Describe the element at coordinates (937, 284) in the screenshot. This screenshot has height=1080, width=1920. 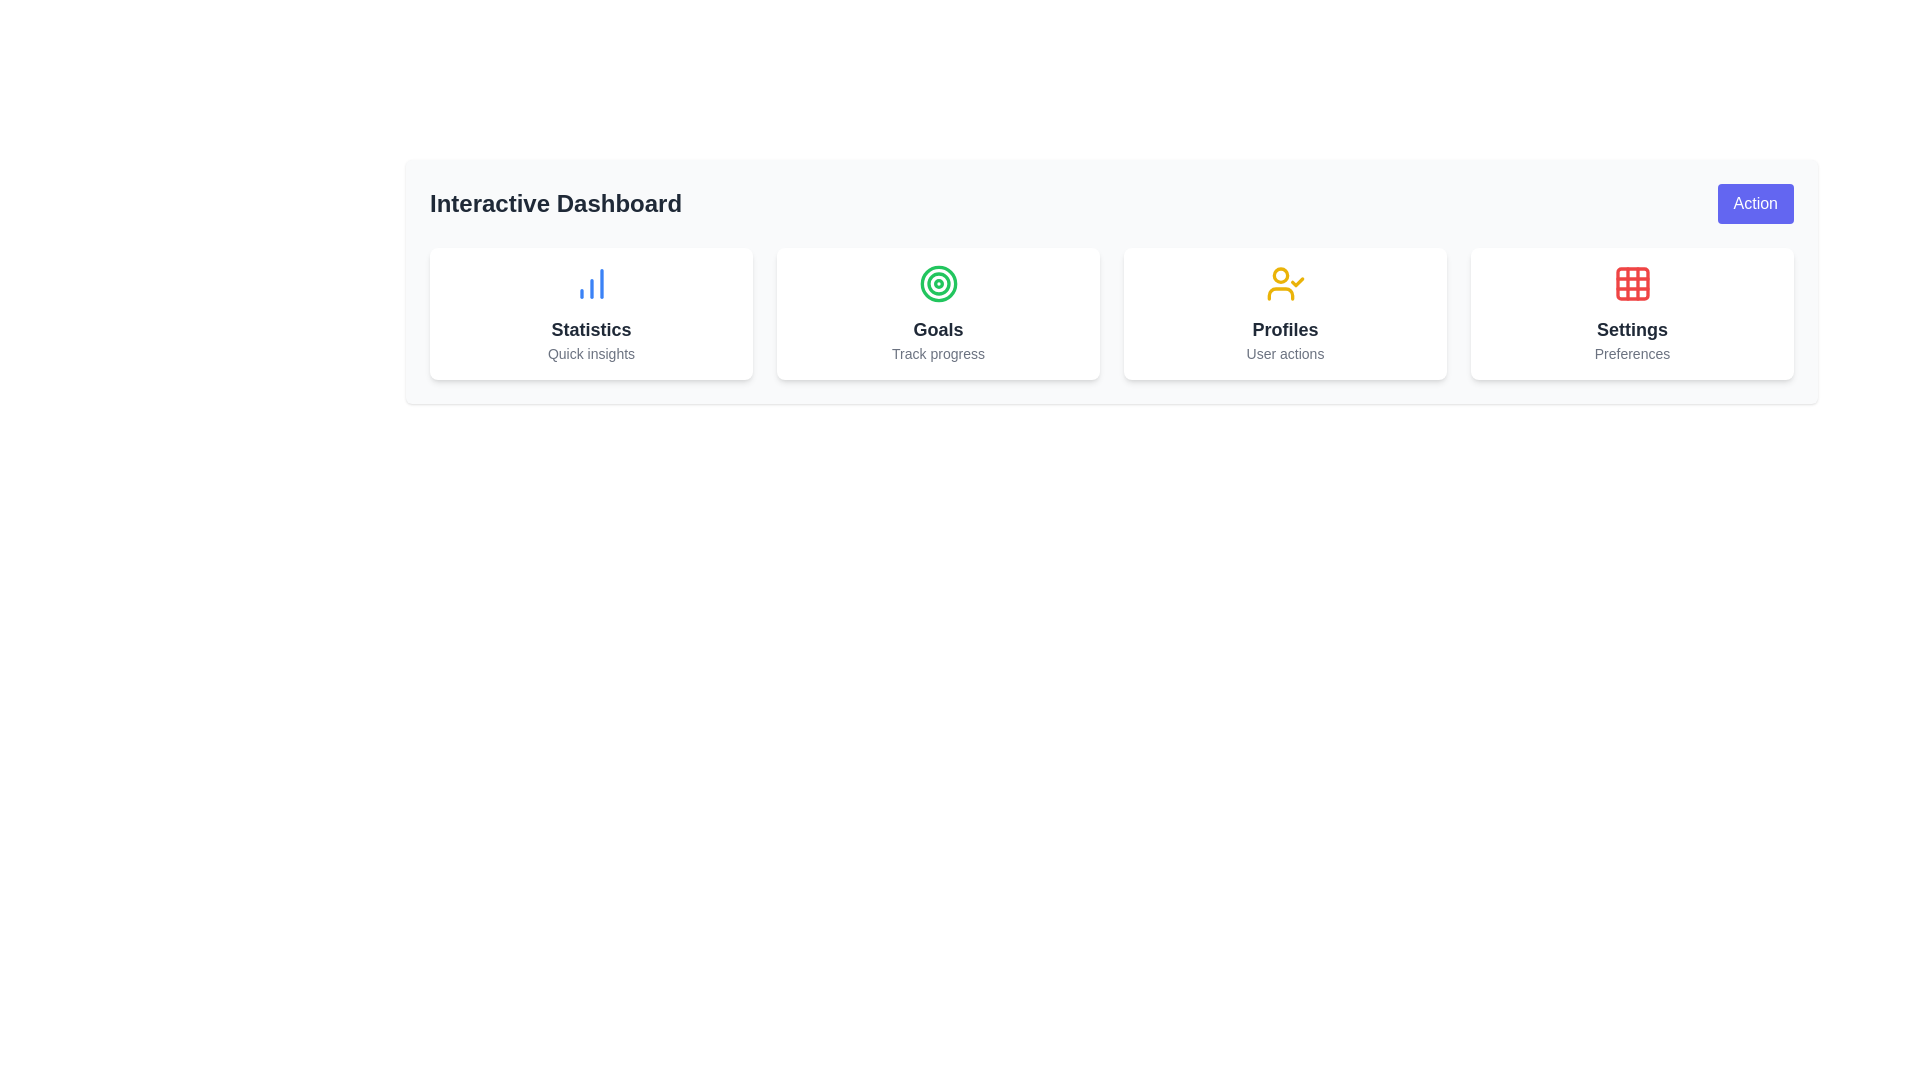
I see `the 'Goals' icon located at the top-center of the Goals card that signifies a target or objective` at that location.